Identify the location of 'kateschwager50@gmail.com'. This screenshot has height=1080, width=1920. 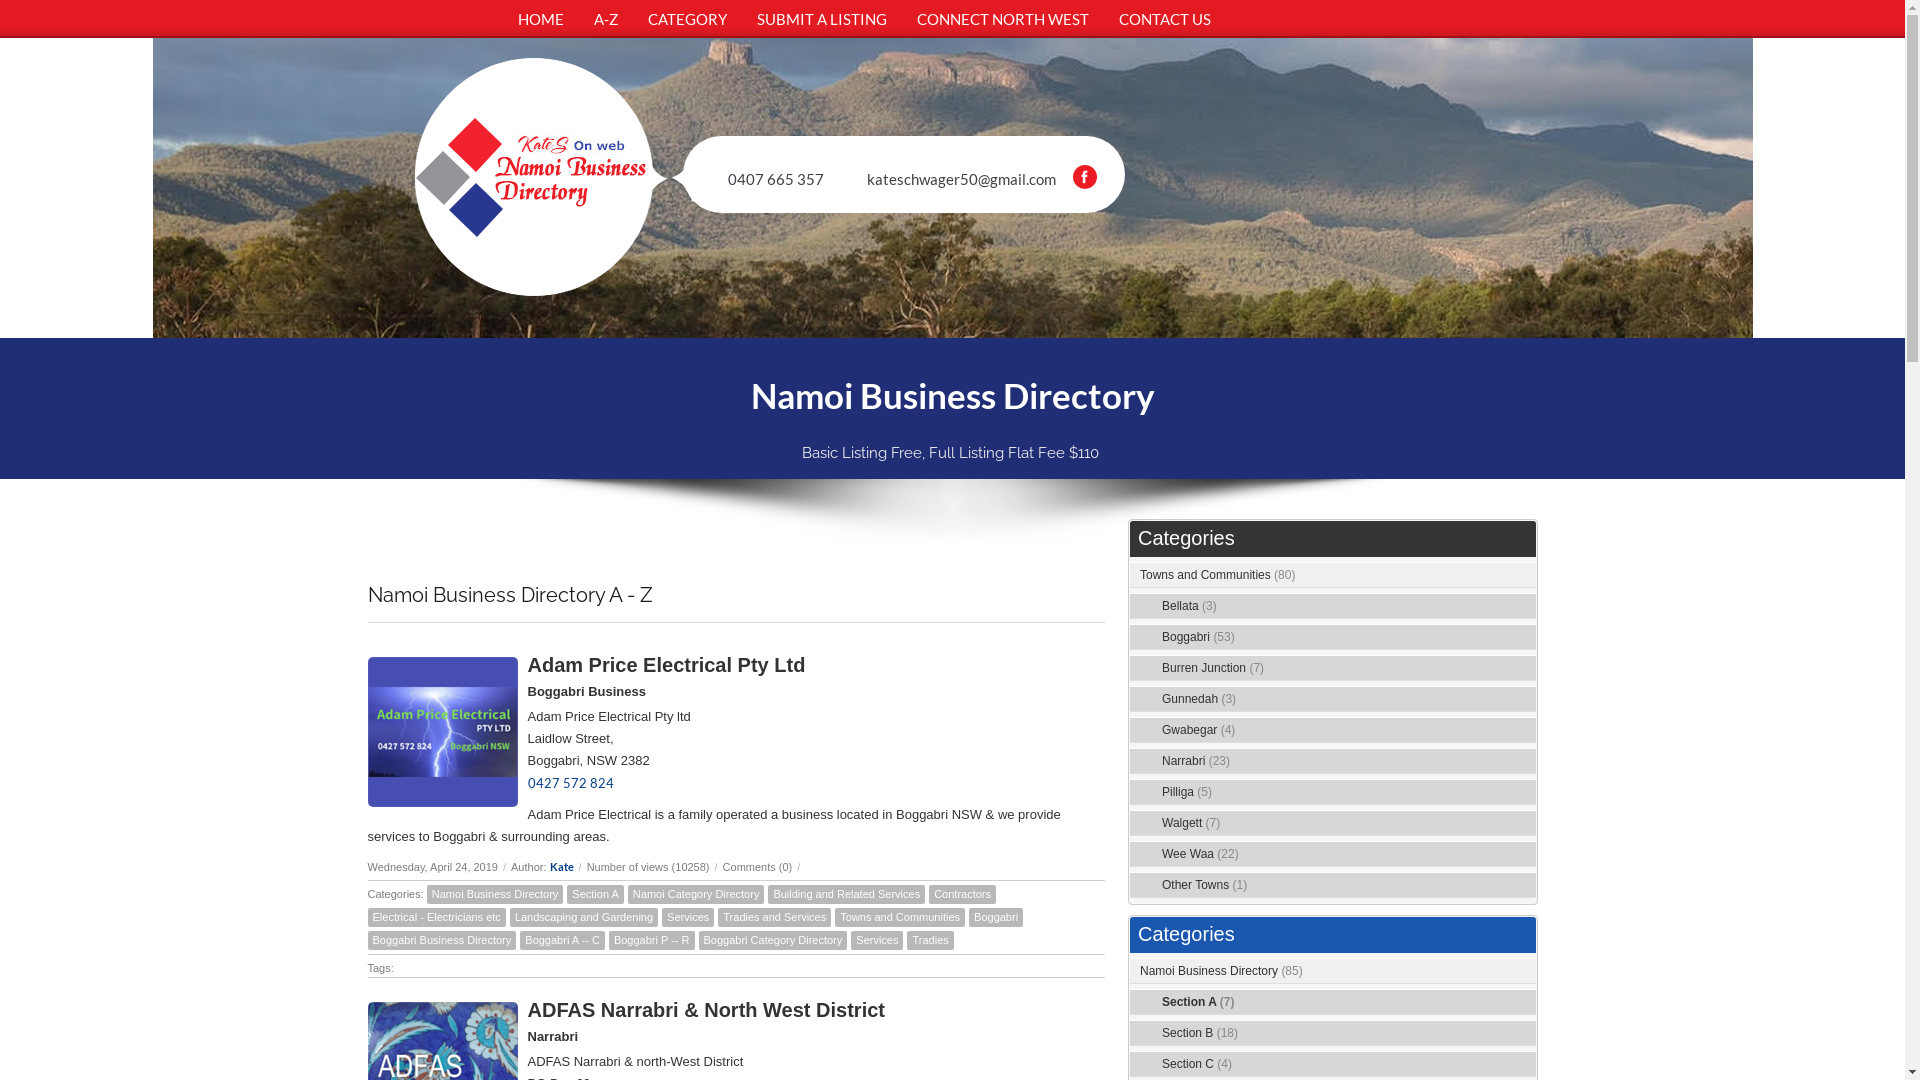
(961, 177).